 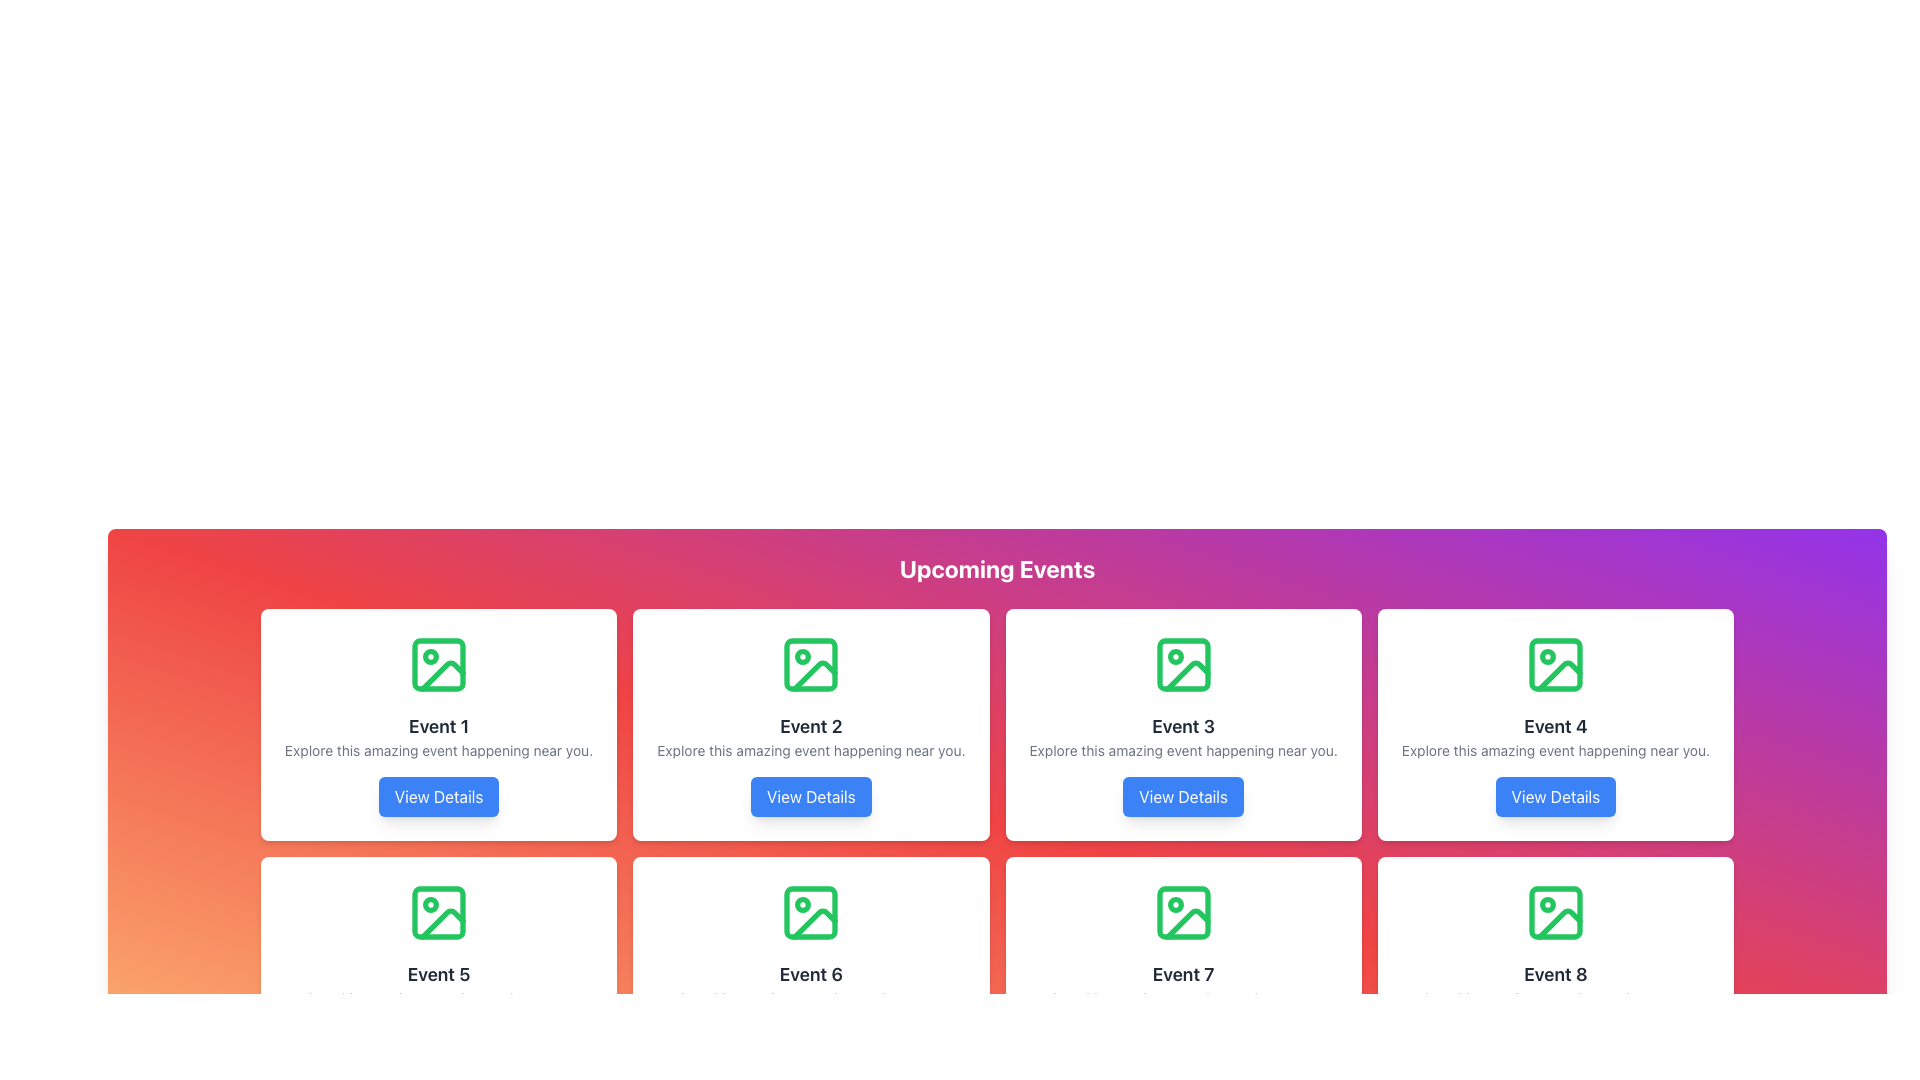 I want to click on the decorative graphical element located inside the bottom-most image icon of the Event 8 card in the bottom-right corner of the grid of event cards, so click(x=1559, y=924).